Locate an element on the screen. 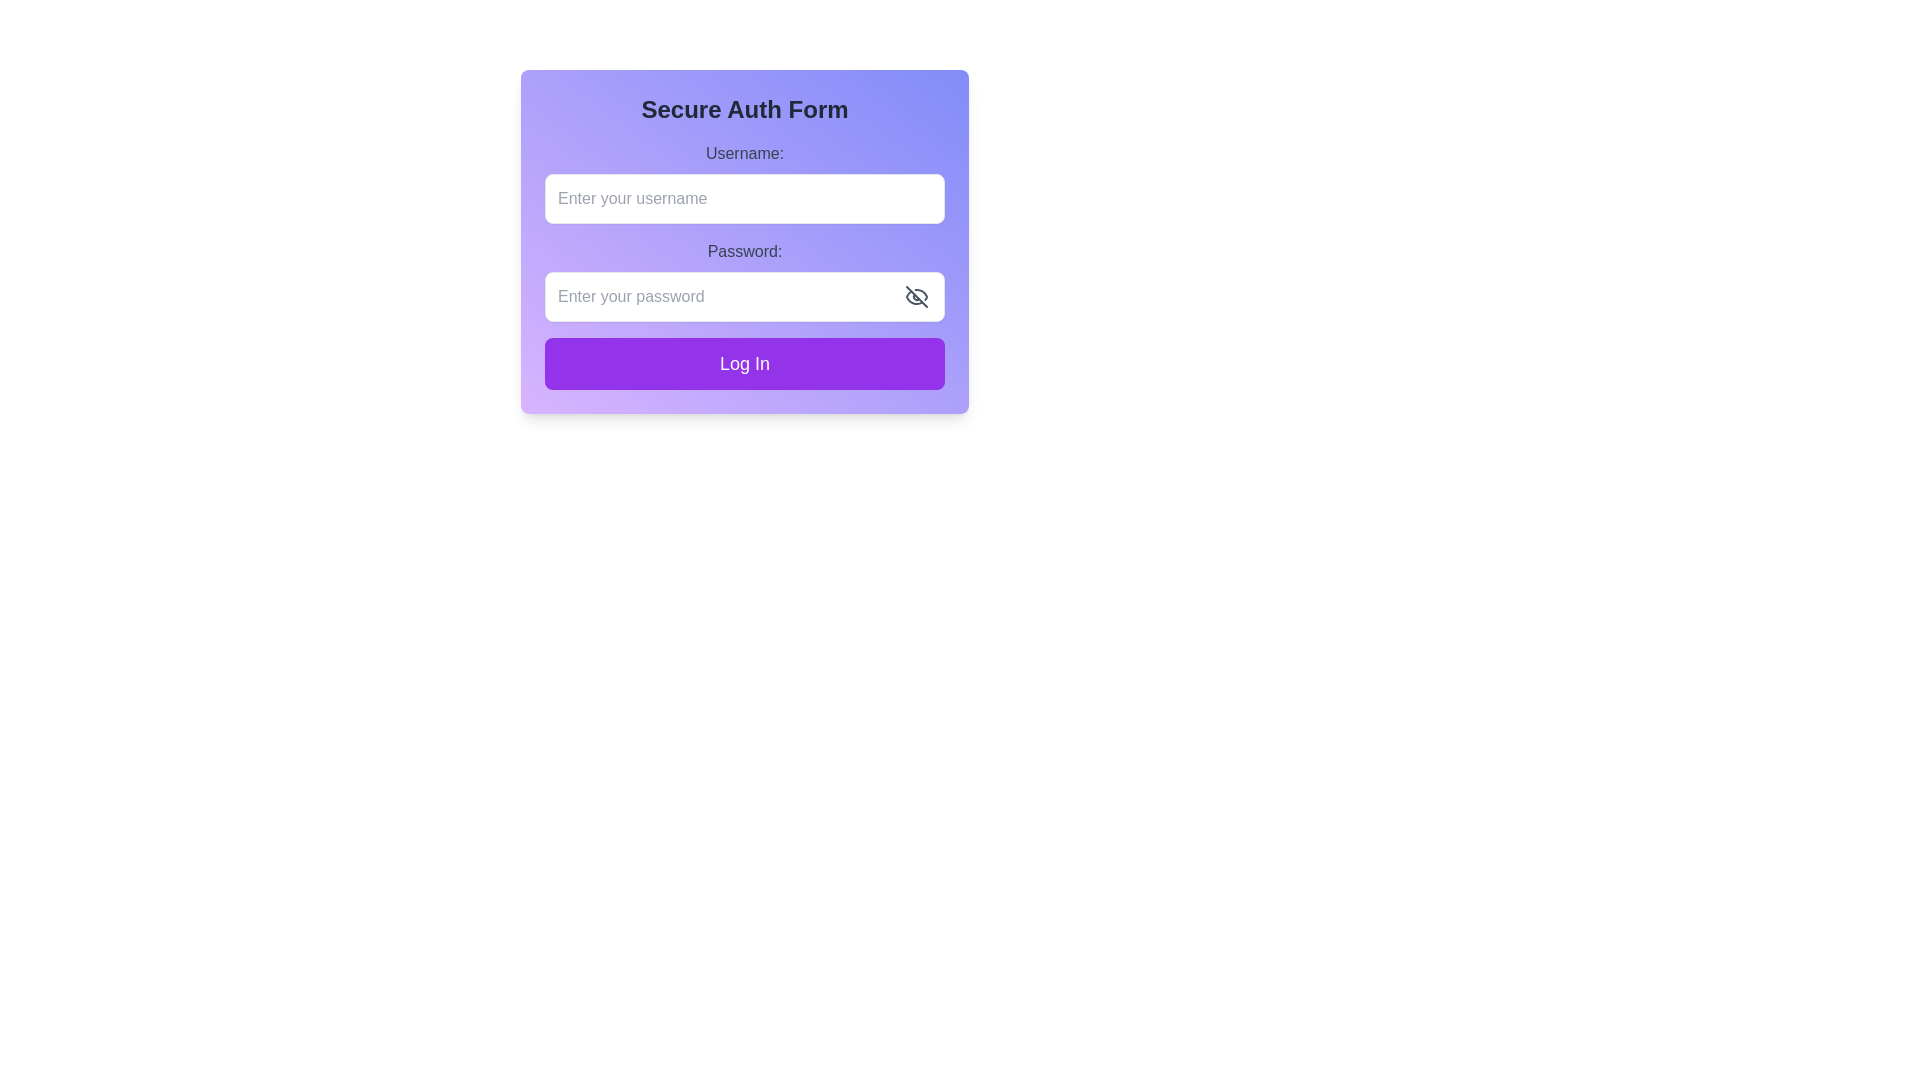 The image size is (1920, 1080). the eye with a slash icon located at the rightmost edge of the password input field to potentially display a tooltip is located at coordinates (915, 297).